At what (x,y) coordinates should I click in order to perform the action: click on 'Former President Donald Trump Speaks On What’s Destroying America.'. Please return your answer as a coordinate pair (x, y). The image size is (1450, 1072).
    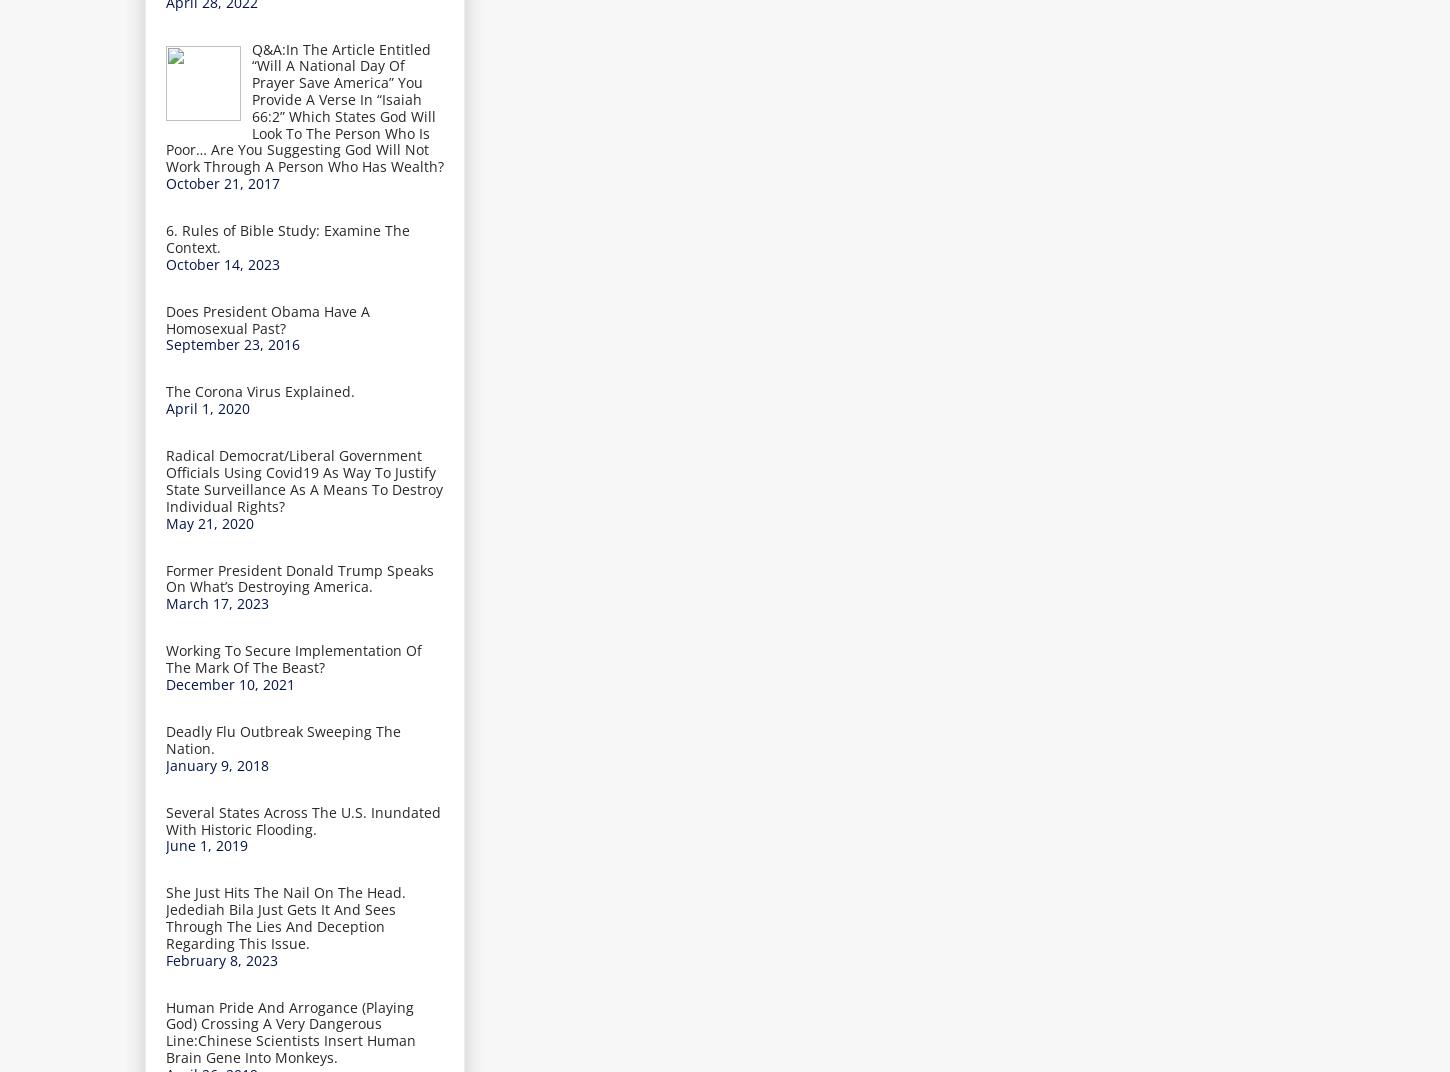
    Looking at the image, I should click on (300, 577).